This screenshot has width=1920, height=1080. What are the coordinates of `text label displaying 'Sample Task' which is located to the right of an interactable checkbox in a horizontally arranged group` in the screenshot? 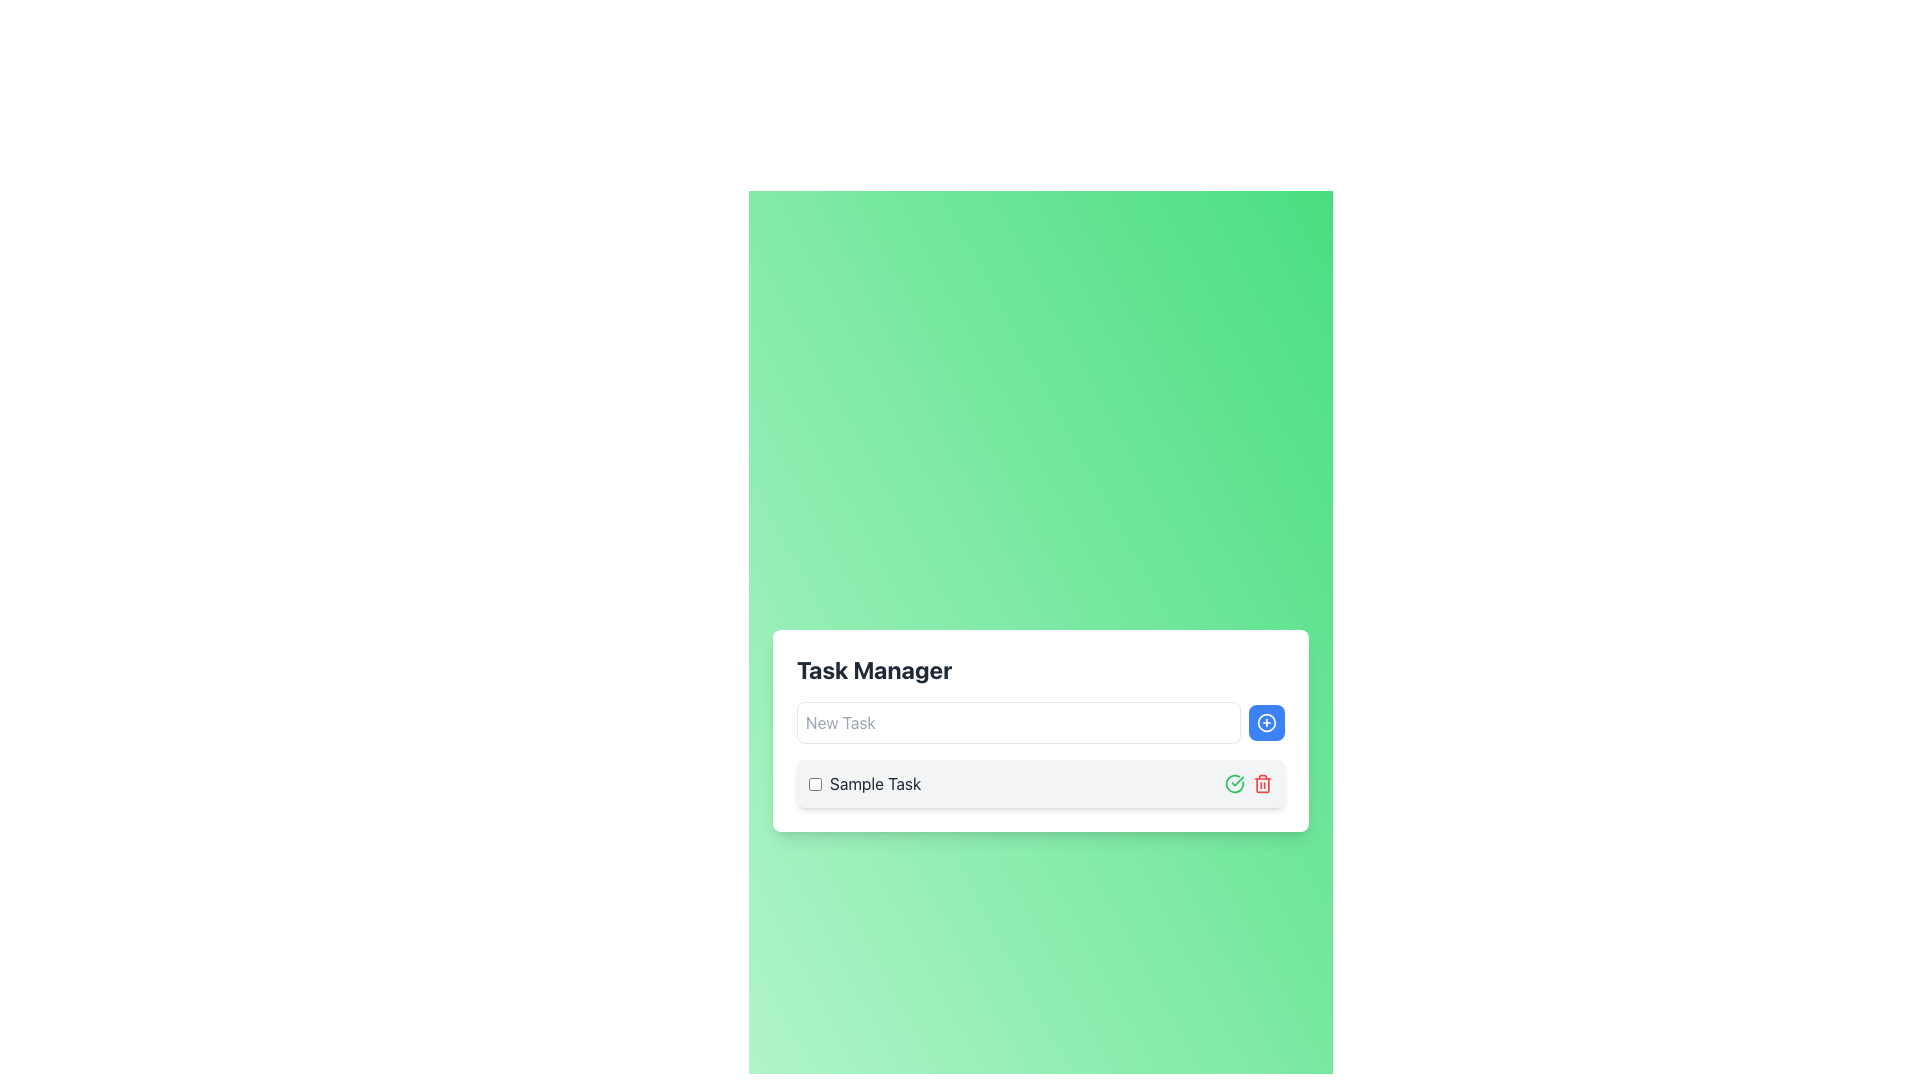 It's located at (875, 782).